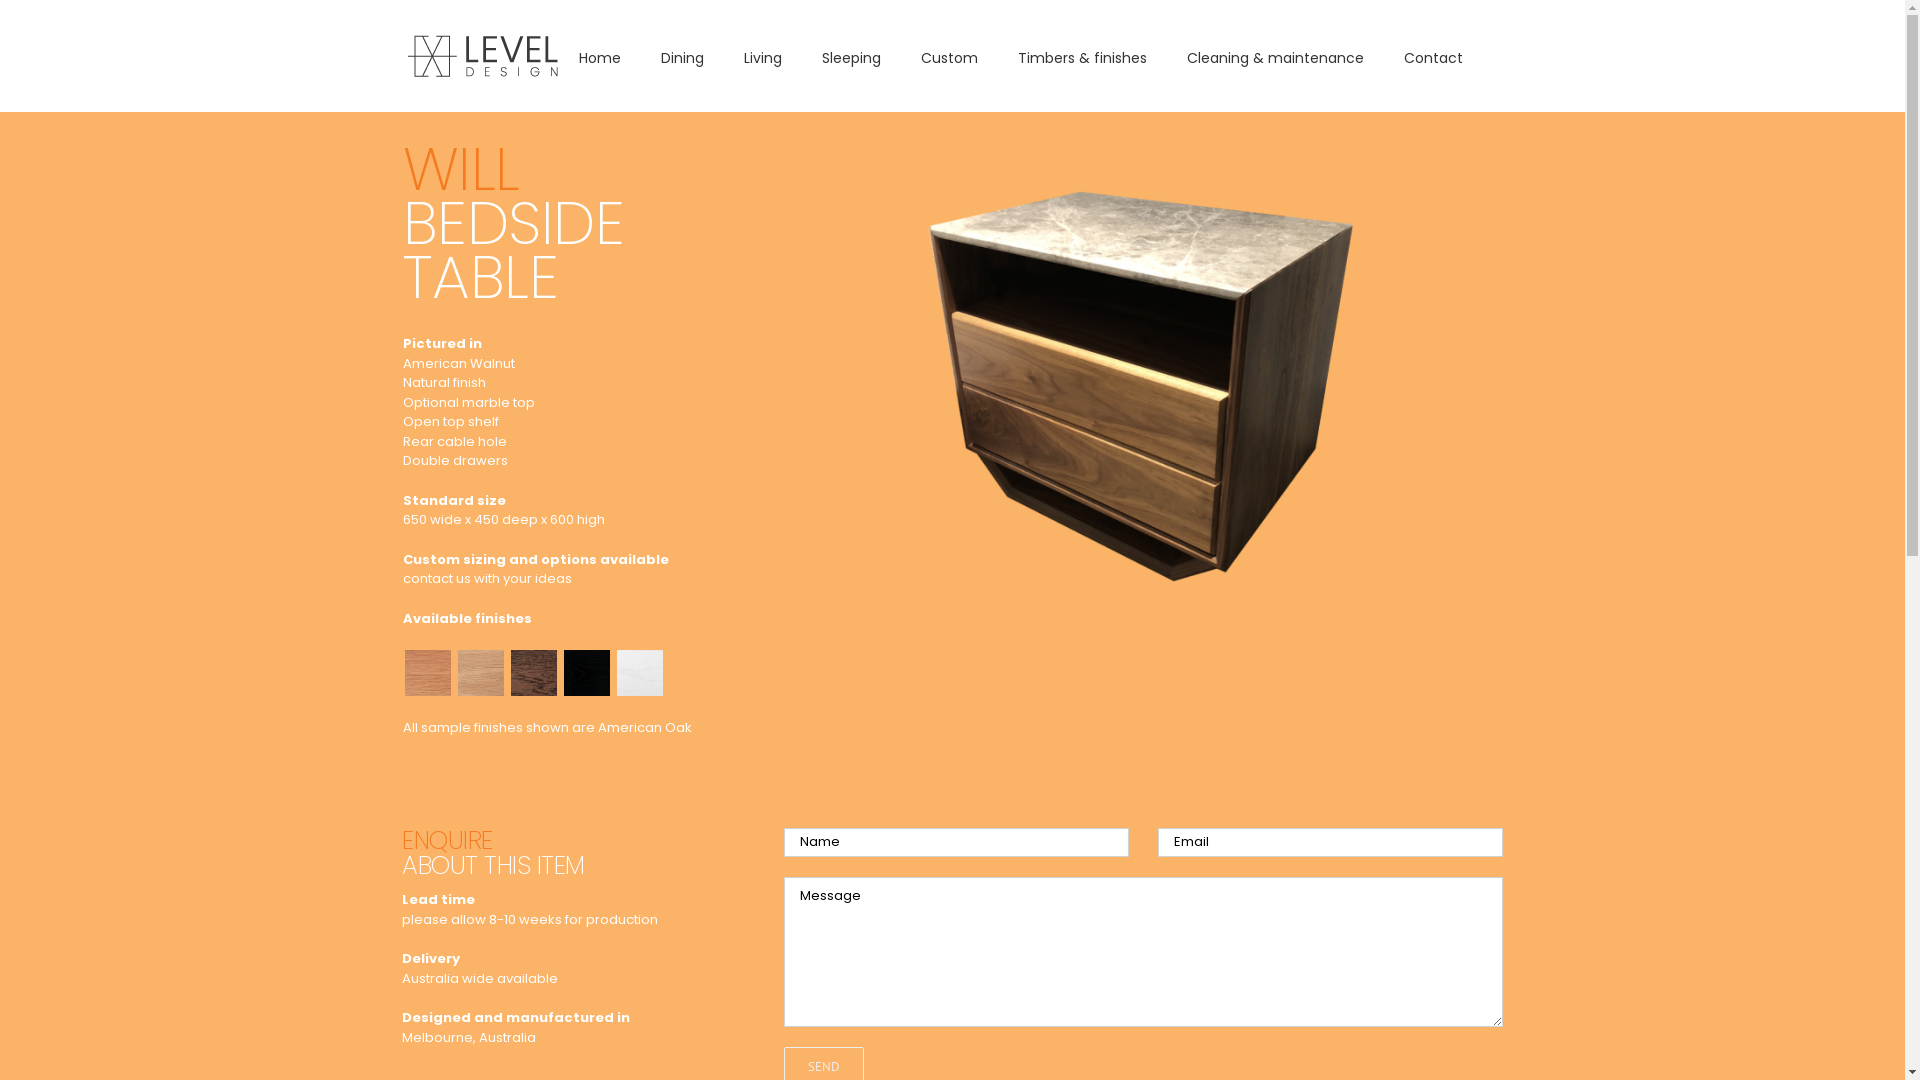  What do you see at coordinates (480, 656) in the screenshot?
I see `'Raw Finish'` at bounding box center [480, 656].